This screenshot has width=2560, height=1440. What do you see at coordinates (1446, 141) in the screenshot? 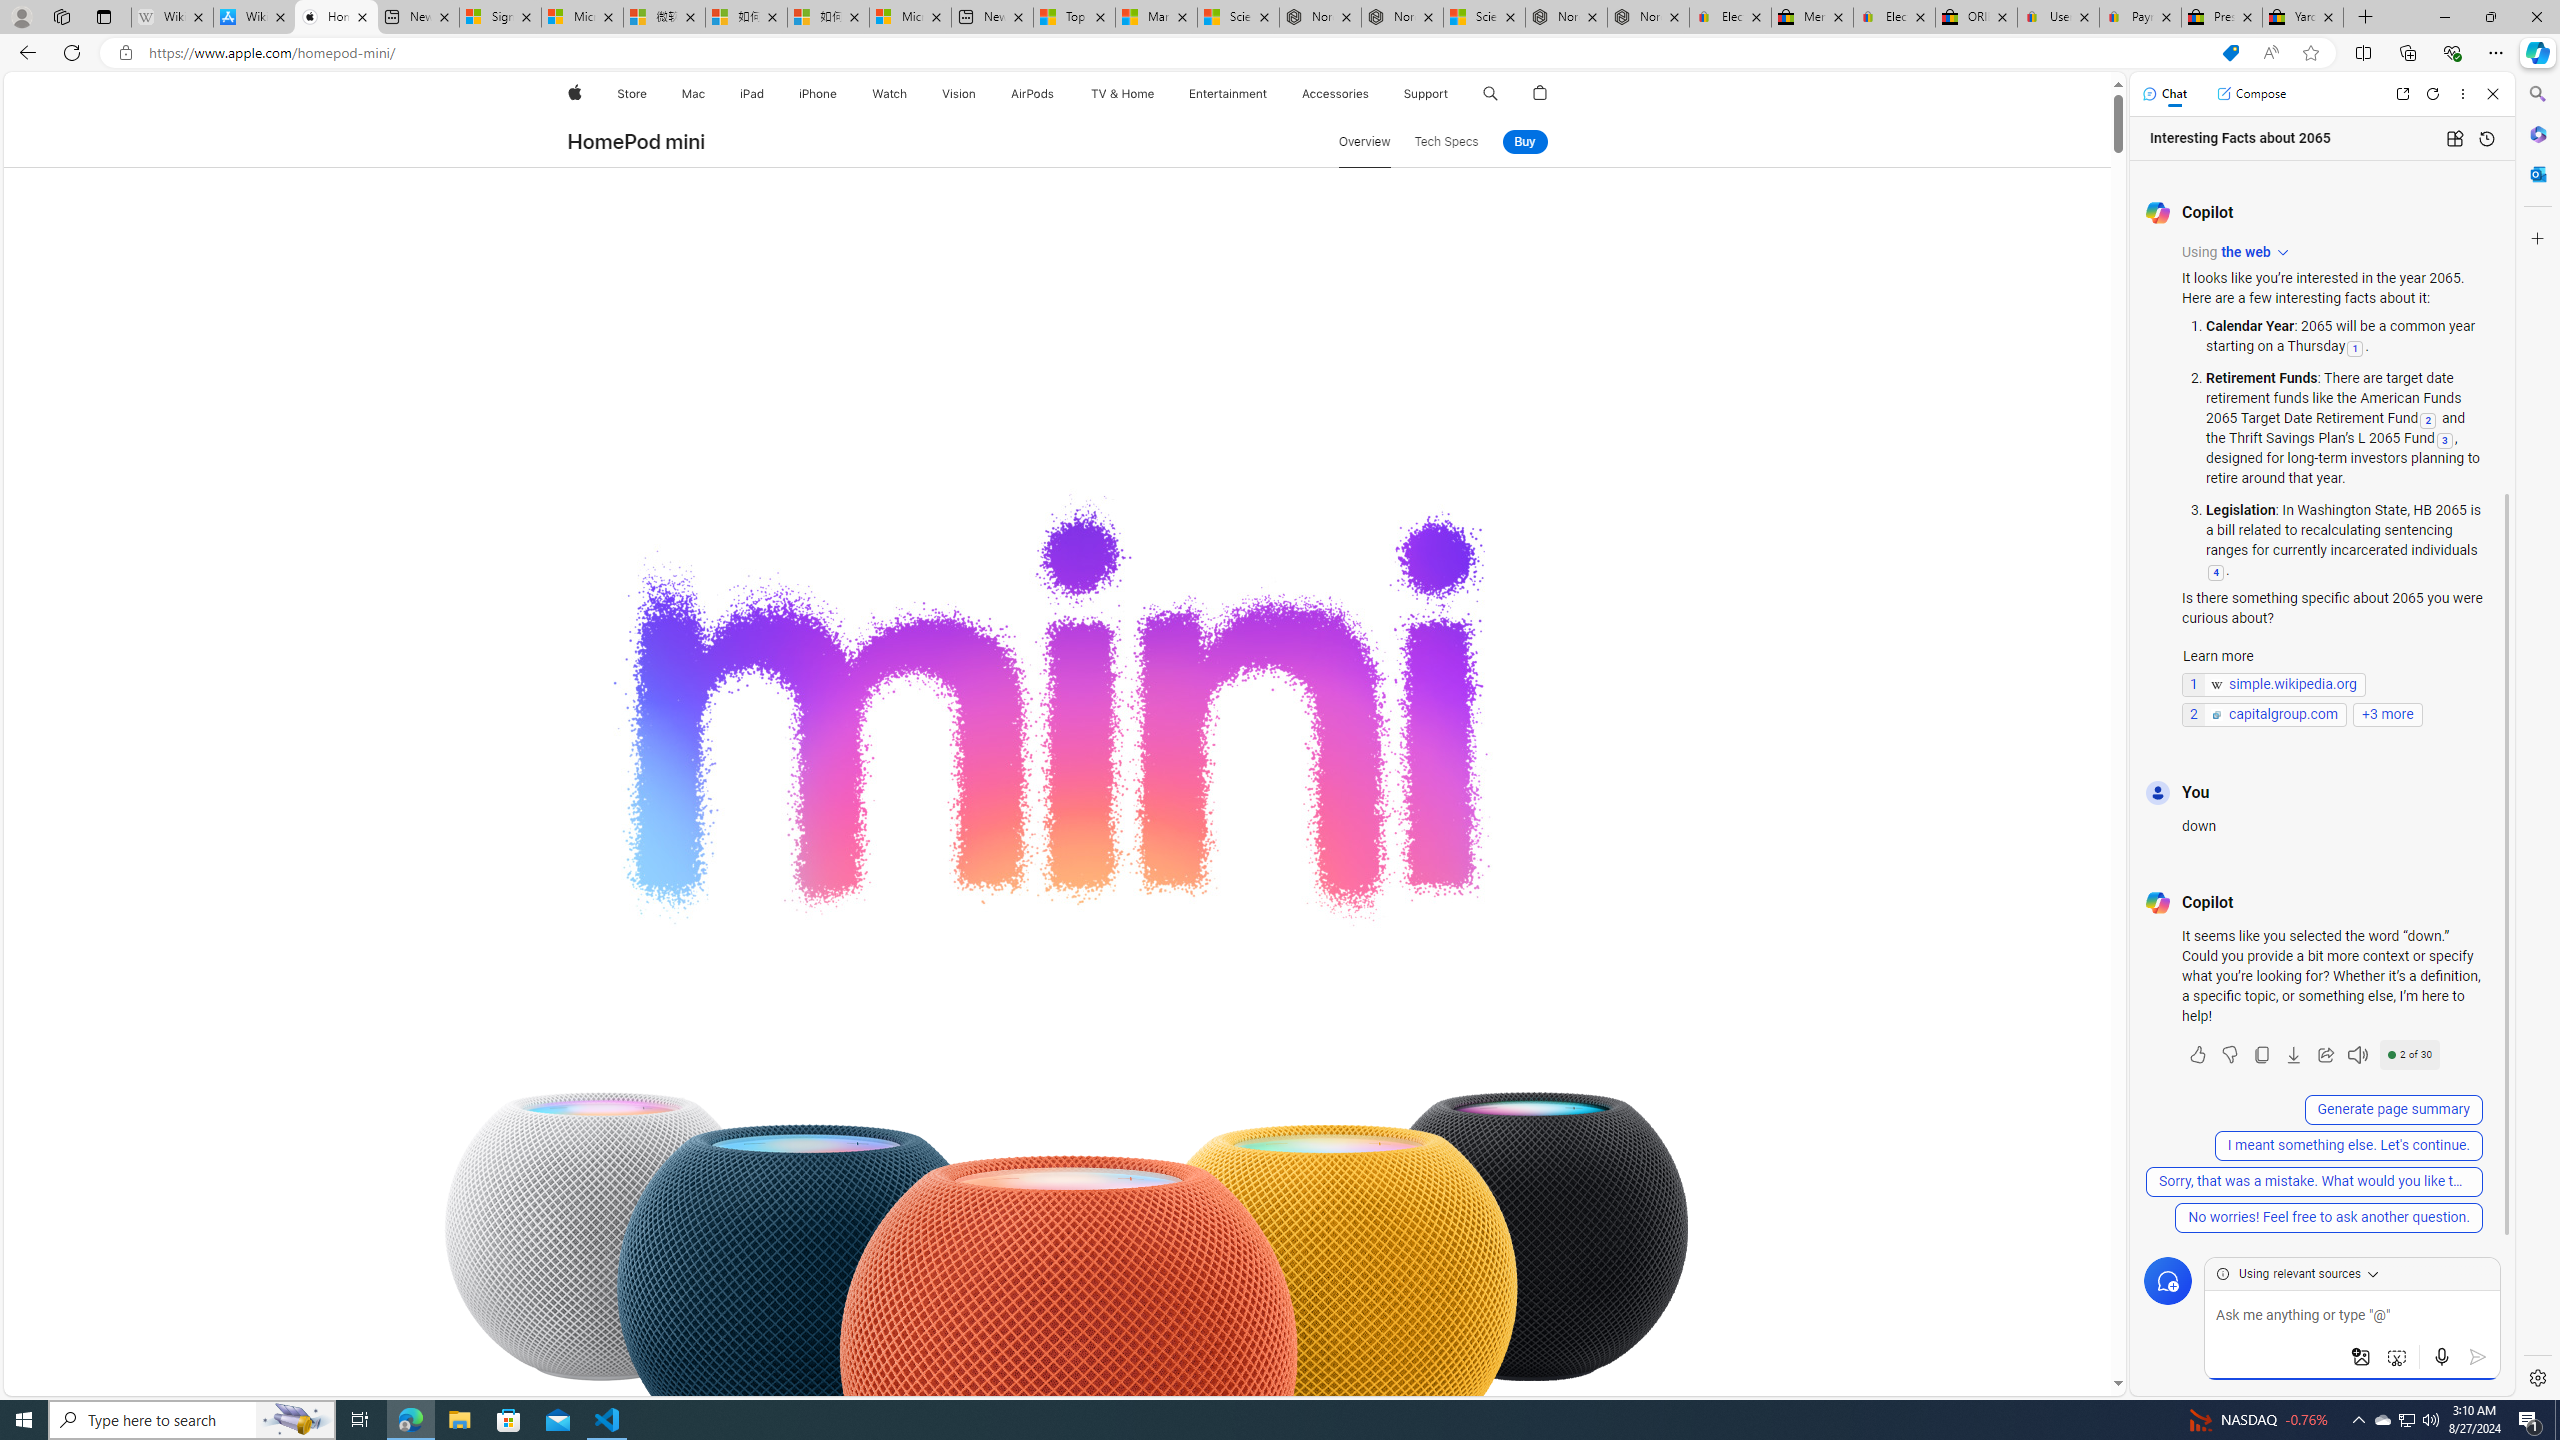
I see `'Tech Specs'` at bounding box center [1446, 141].